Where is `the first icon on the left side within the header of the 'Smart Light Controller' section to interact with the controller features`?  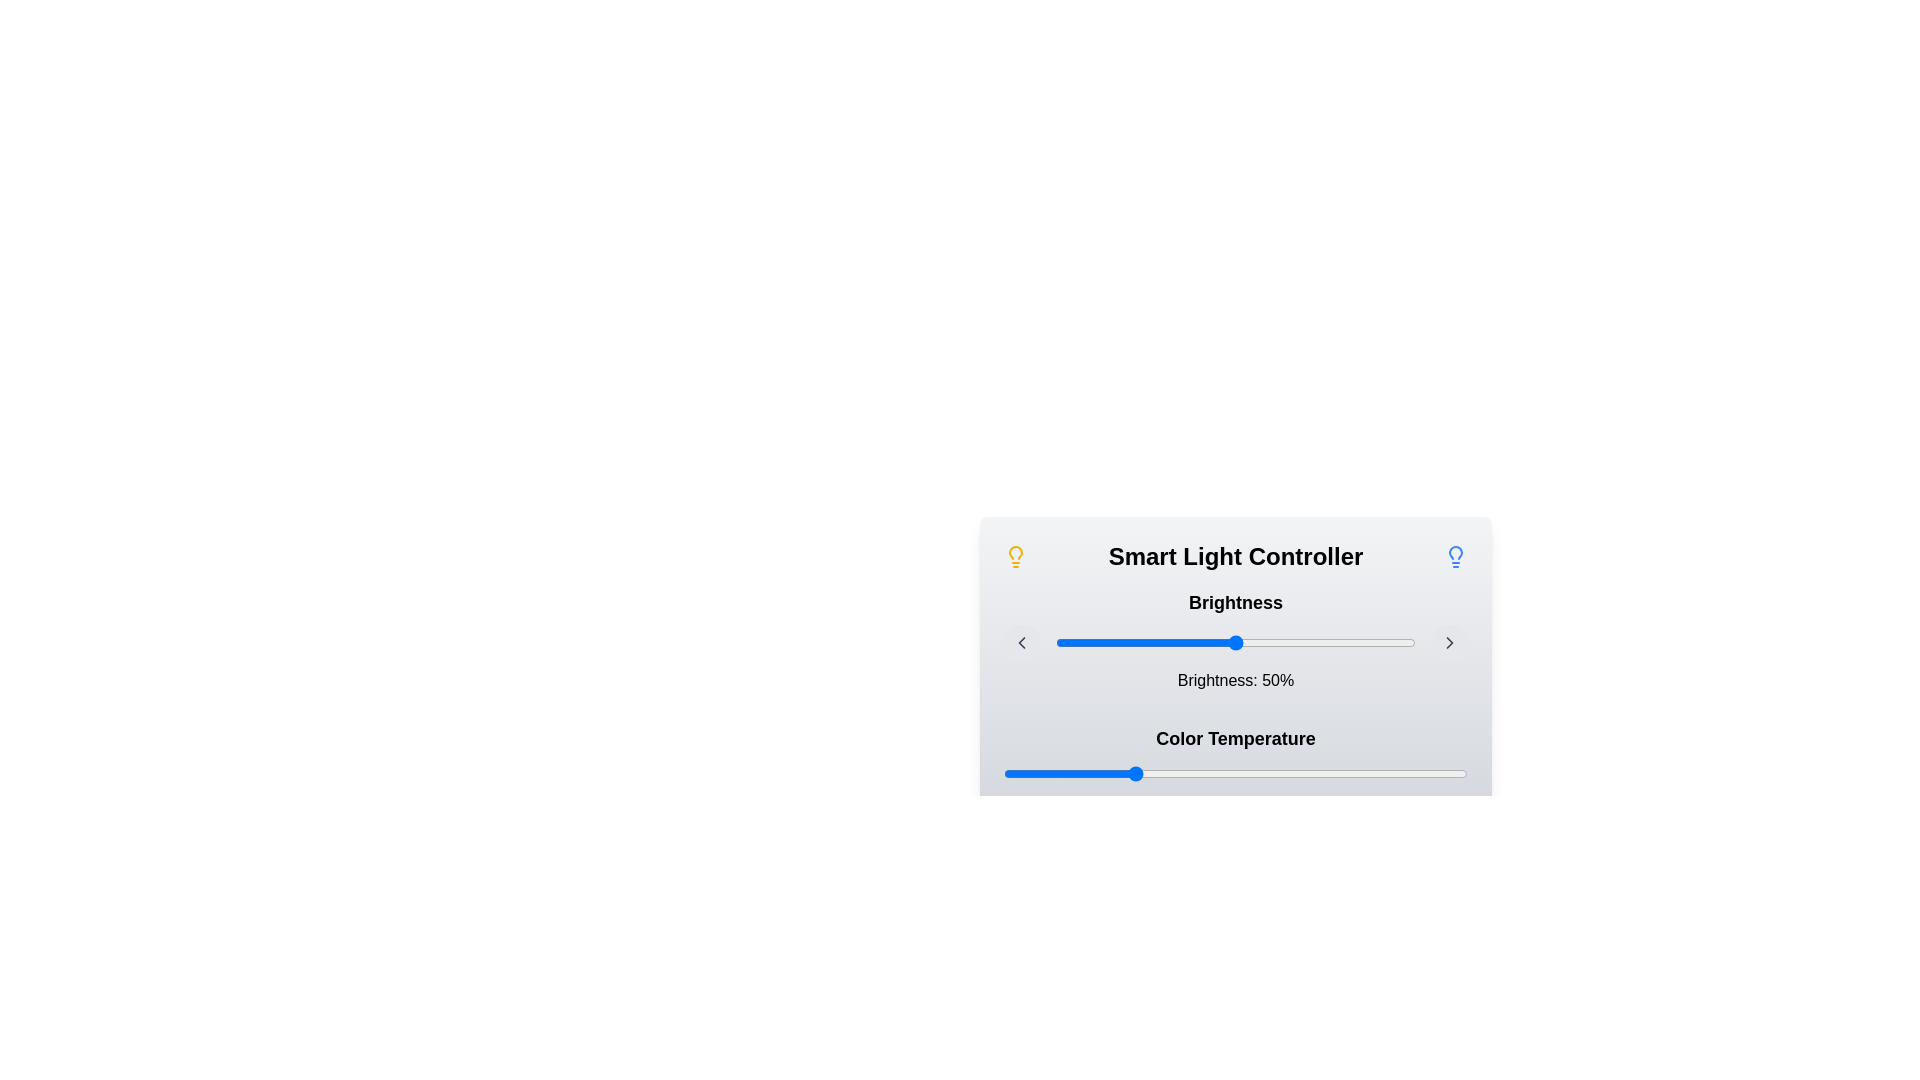 the first icon on the left side within the header of the 'Smart Light Controller' section to interact with the controller features is located at coordinates (1016, 556).